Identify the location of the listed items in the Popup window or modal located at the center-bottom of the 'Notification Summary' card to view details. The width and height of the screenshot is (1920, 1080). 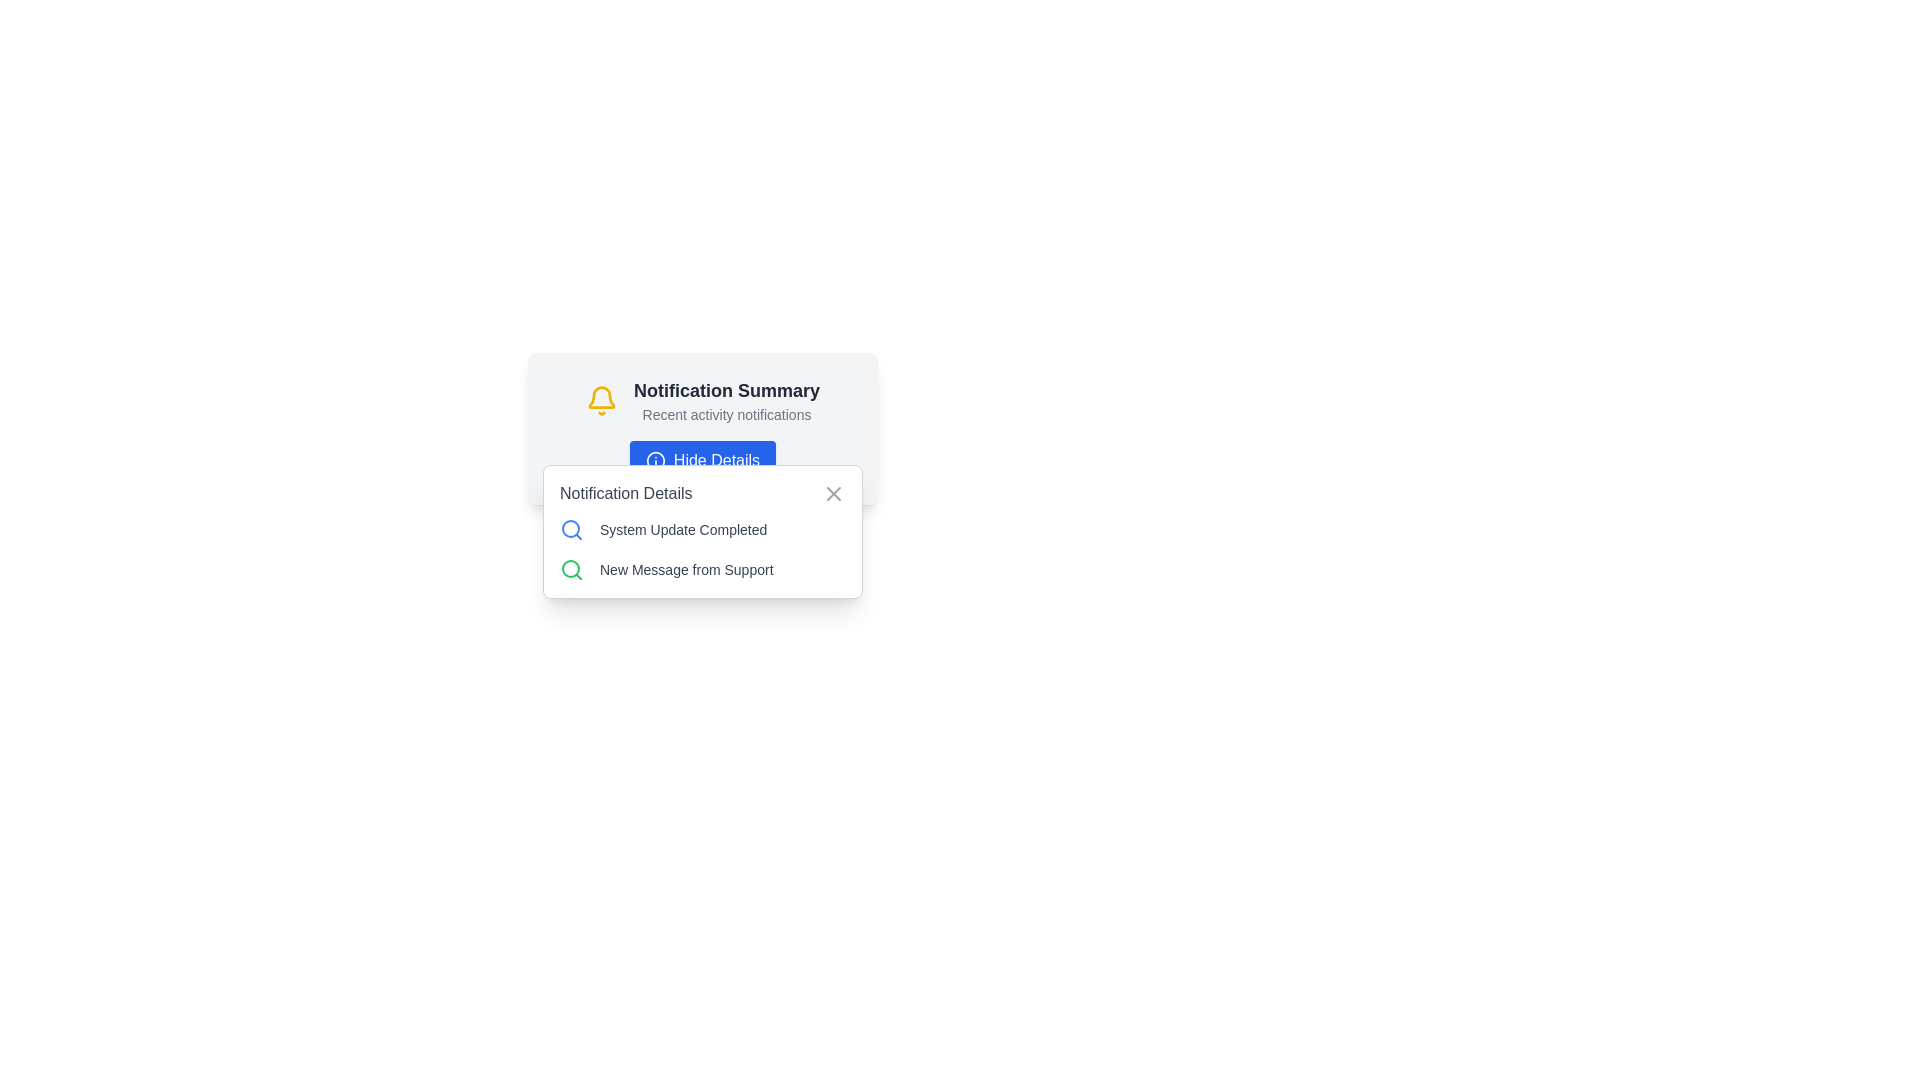
(702, 531).